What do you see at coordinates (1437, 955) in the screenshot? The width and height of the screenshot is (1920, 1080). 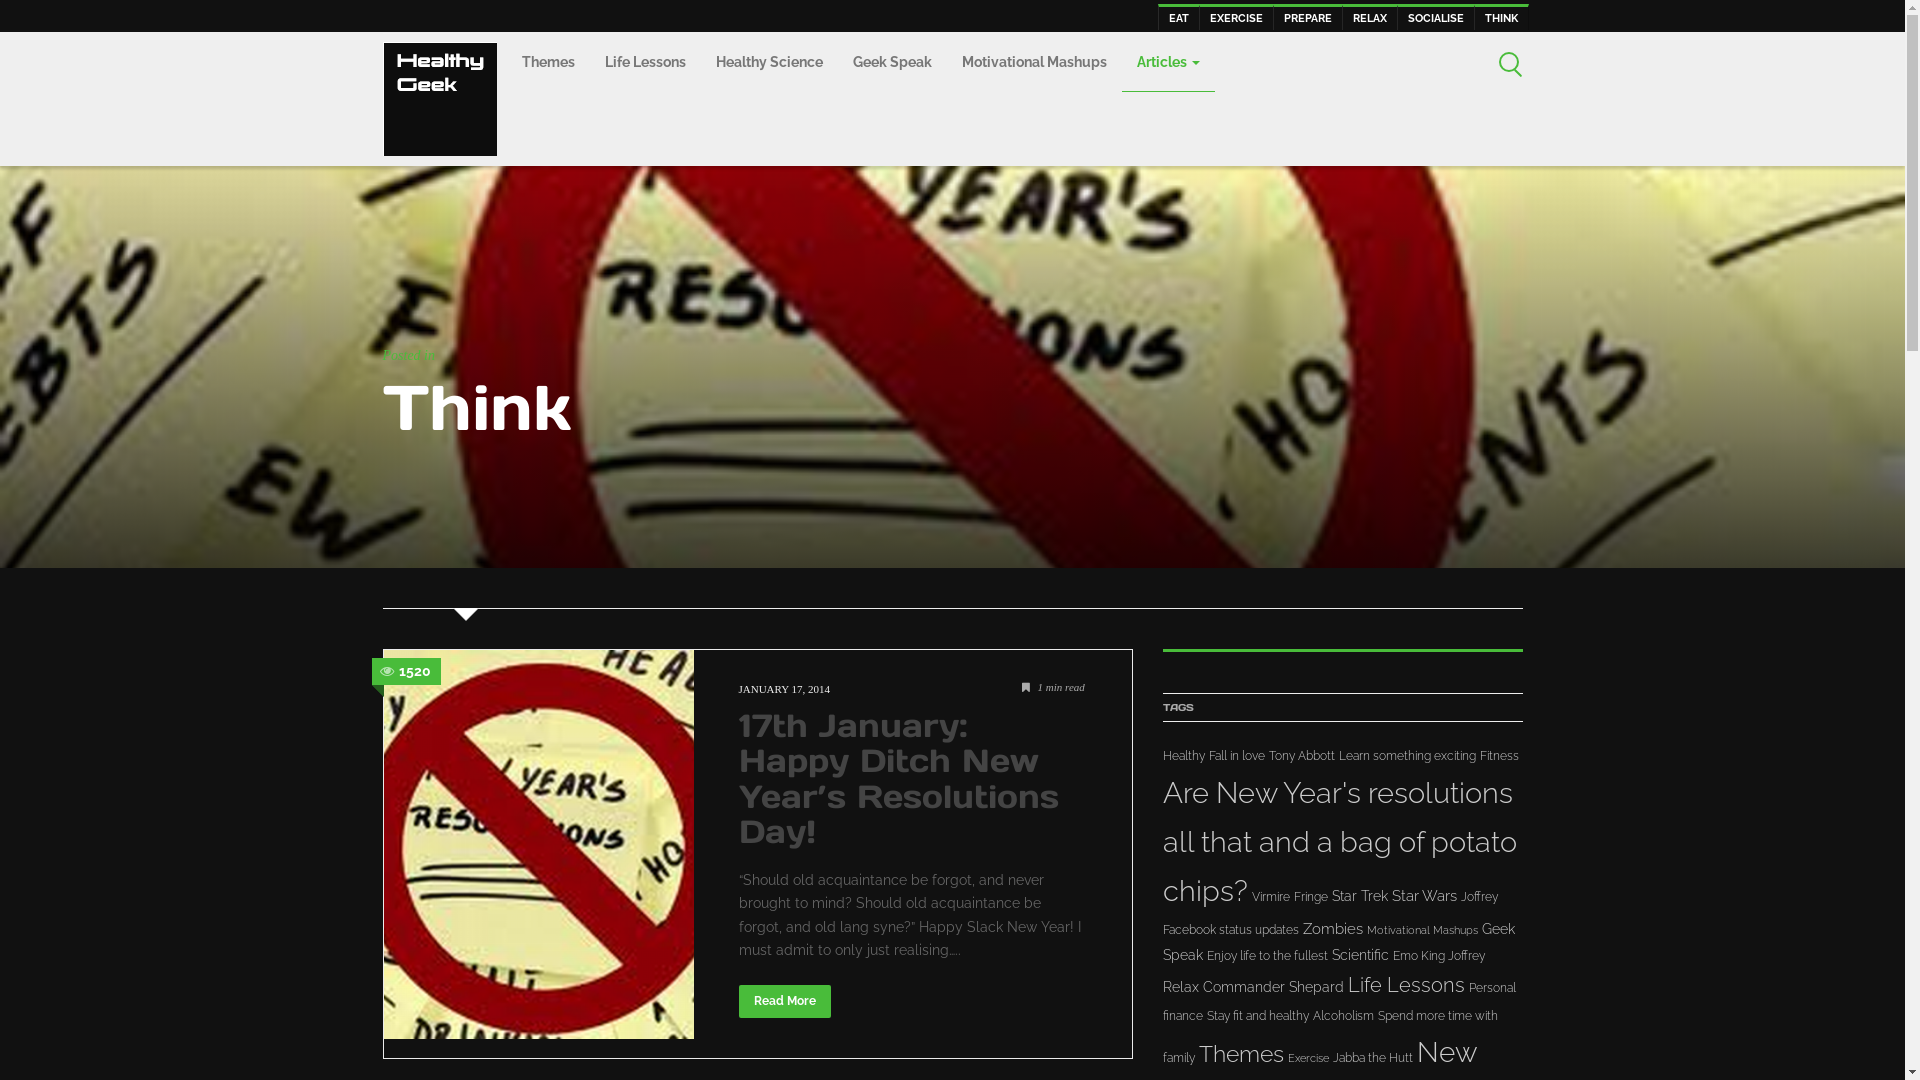 I see `'Emo King Joffrey'` at bounding box center [1437, 955].